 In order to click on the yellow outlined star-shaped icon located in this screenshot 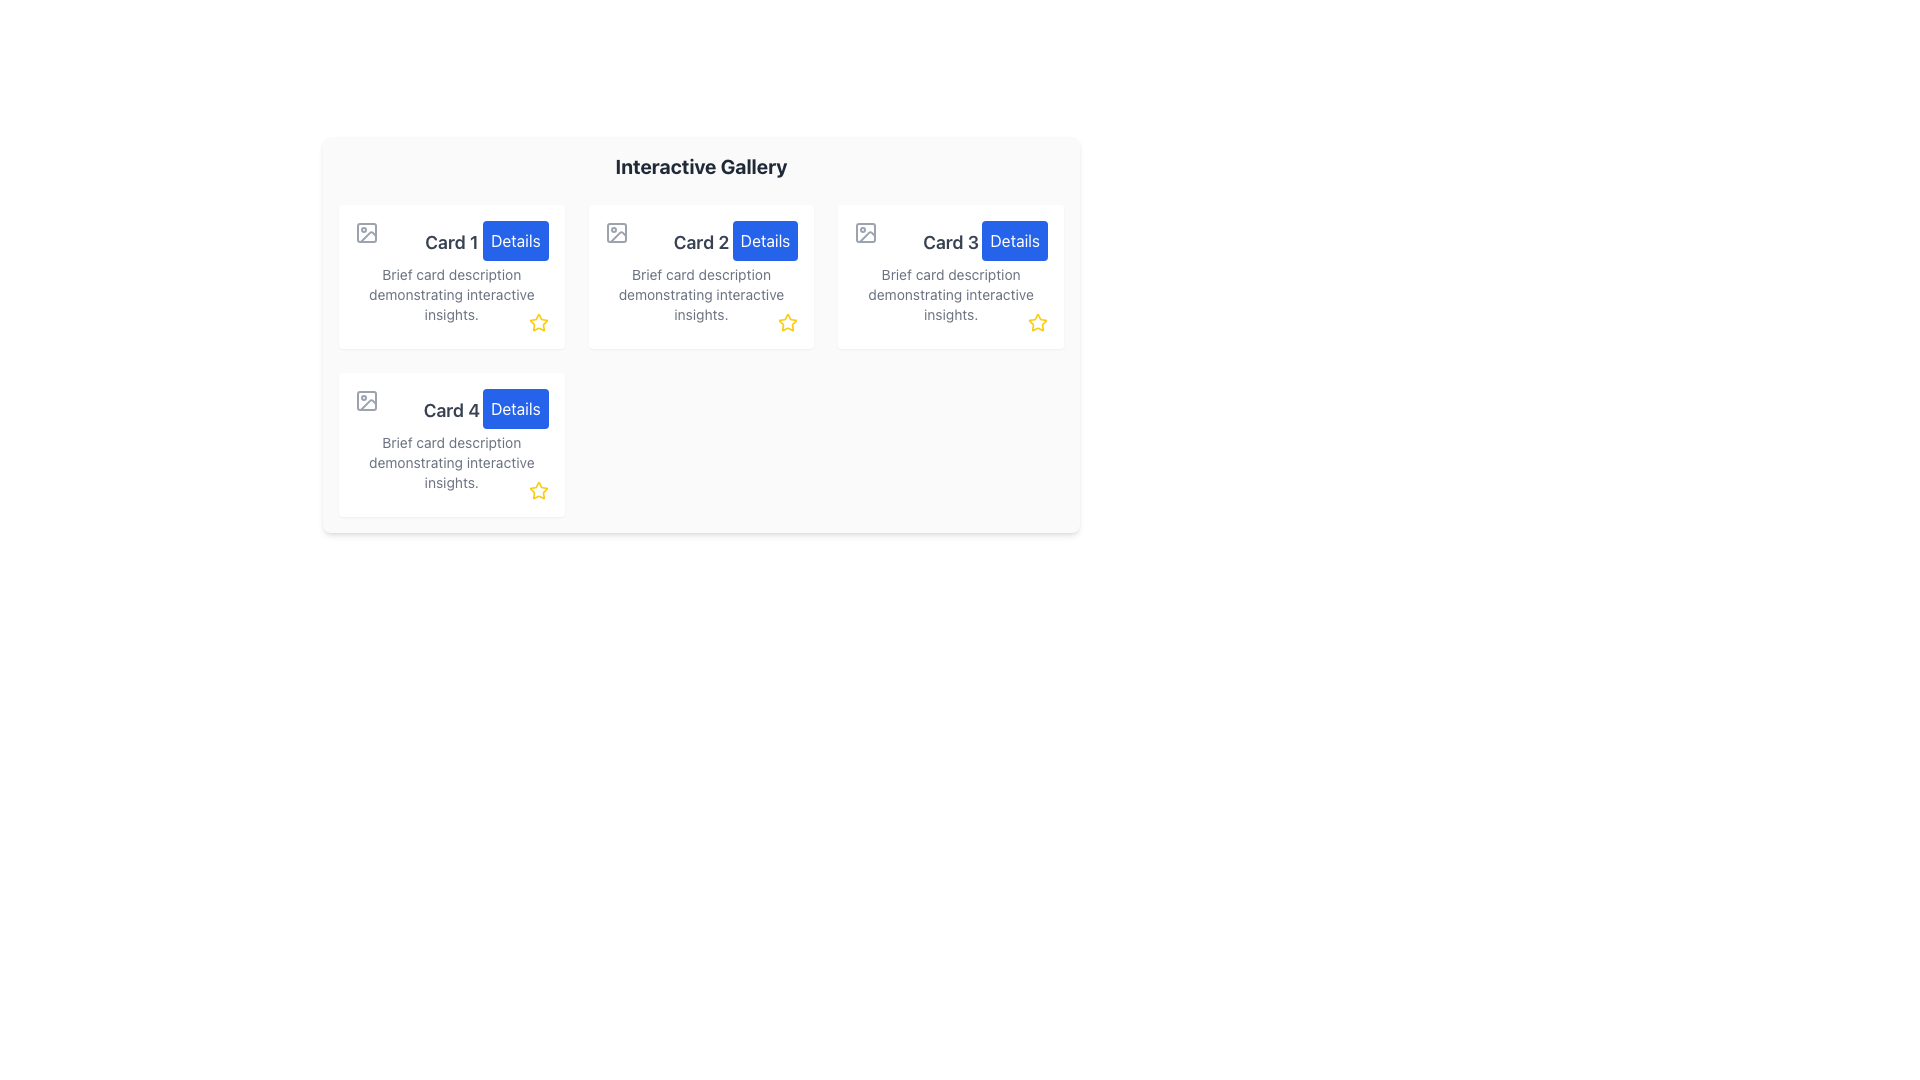, I will do `click(538, 490)`.